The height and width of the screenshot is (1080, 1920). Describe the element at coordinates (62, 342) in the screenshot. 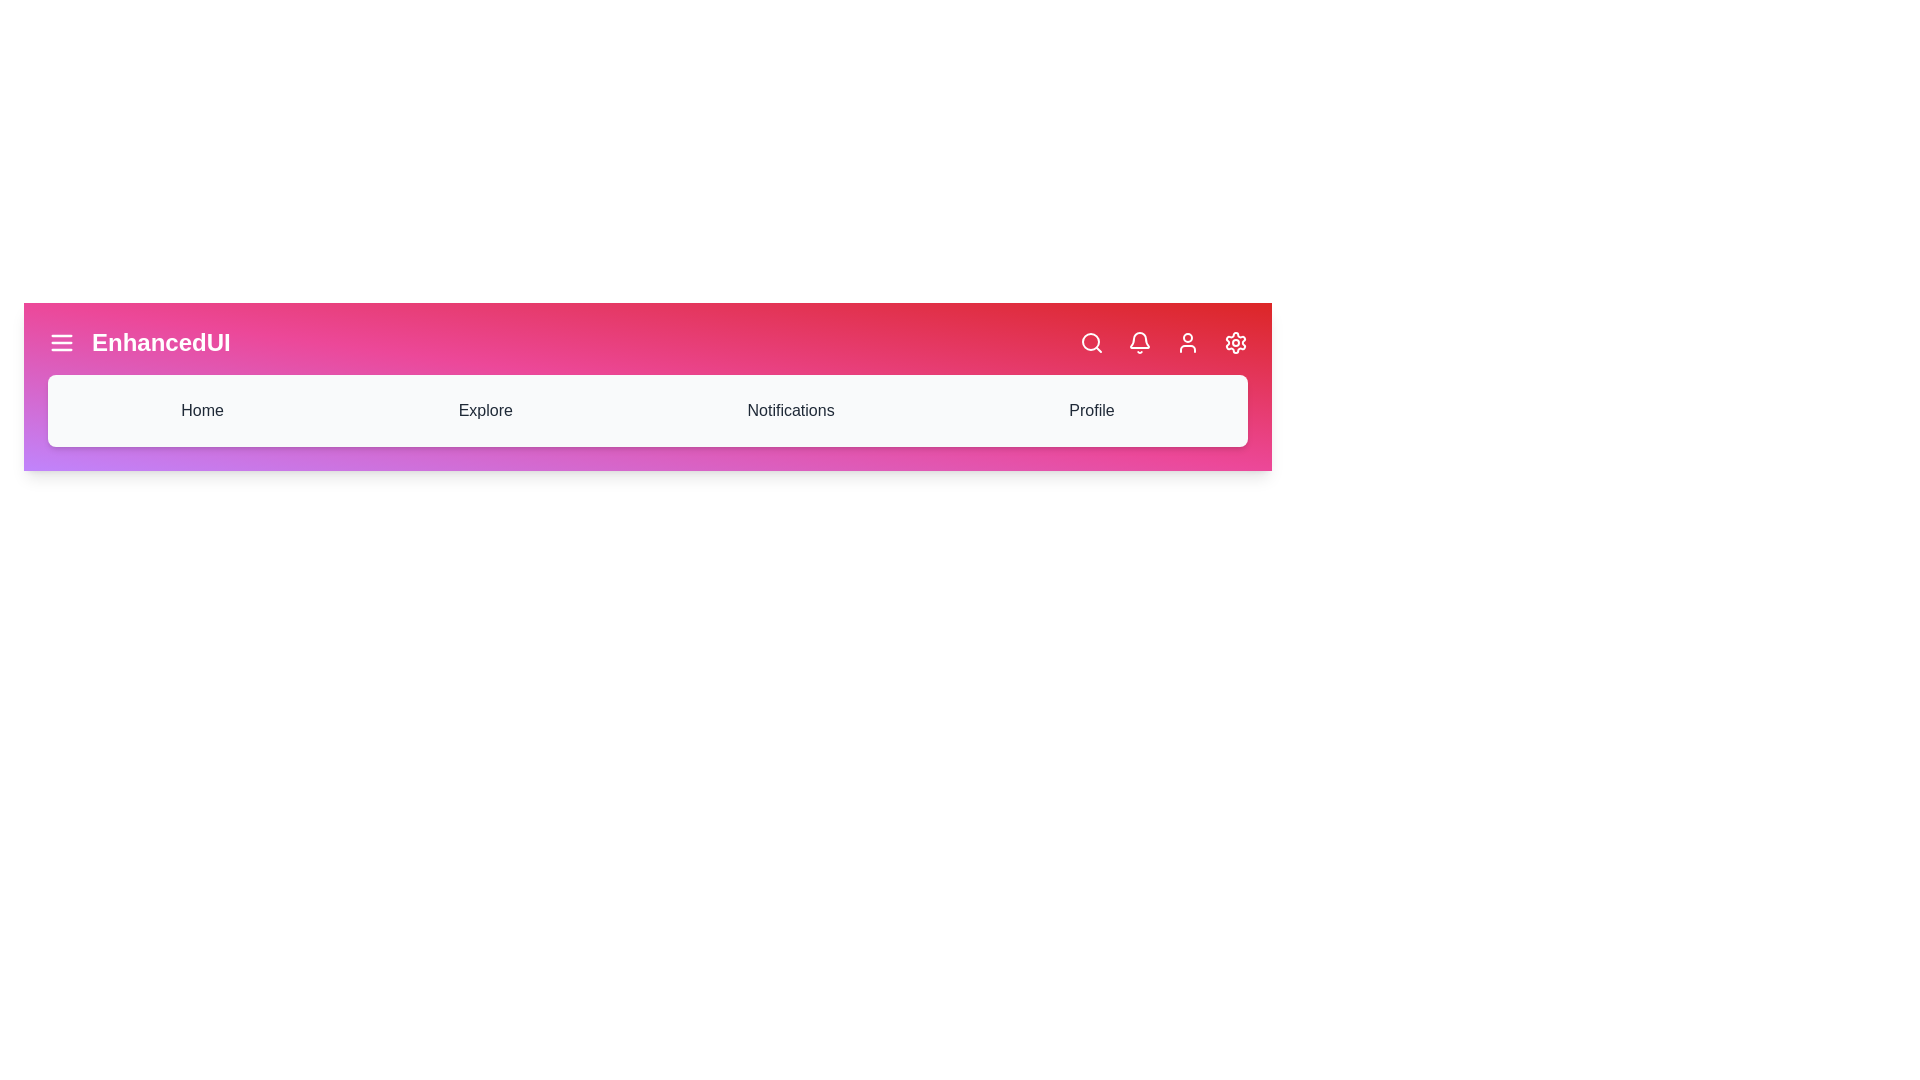

I see `the icon corresponding to Menu` at that location.